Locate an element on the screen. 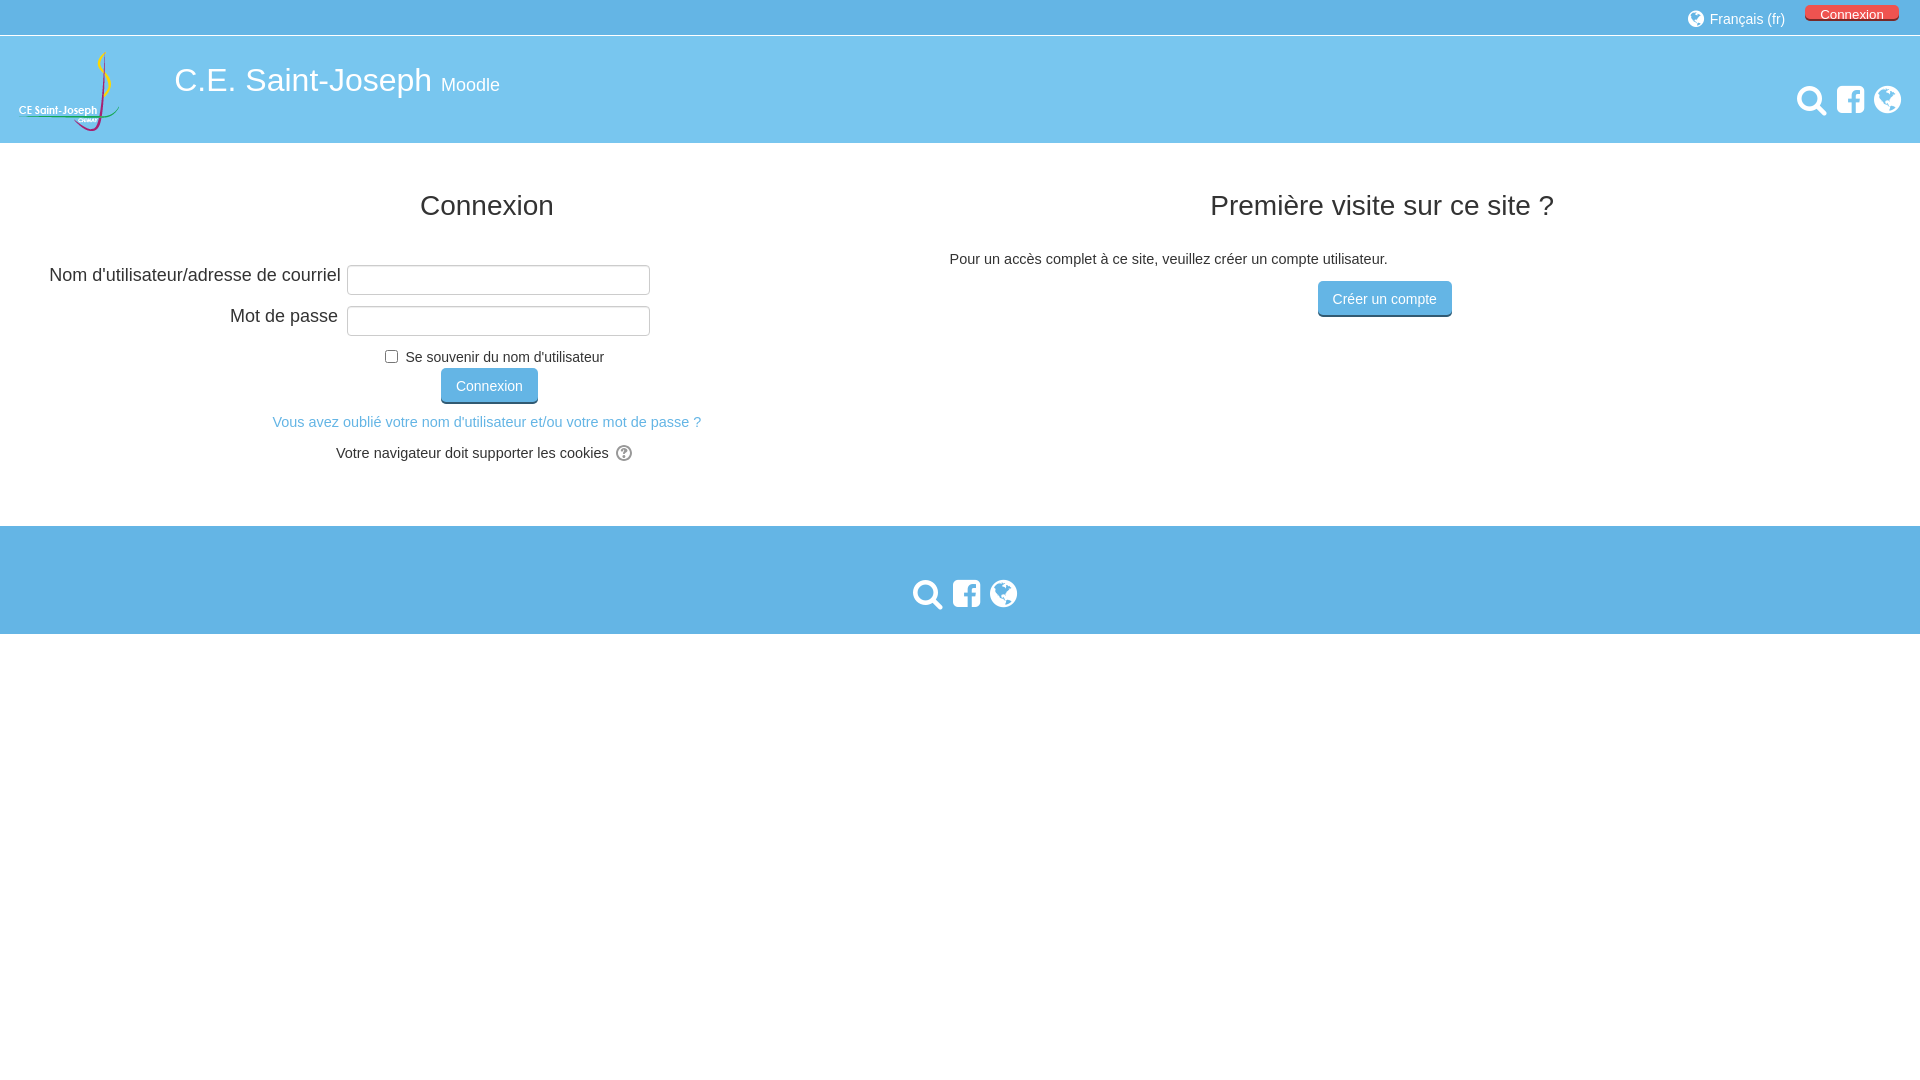  'Facebook' is located at coordinates (1827, 100).